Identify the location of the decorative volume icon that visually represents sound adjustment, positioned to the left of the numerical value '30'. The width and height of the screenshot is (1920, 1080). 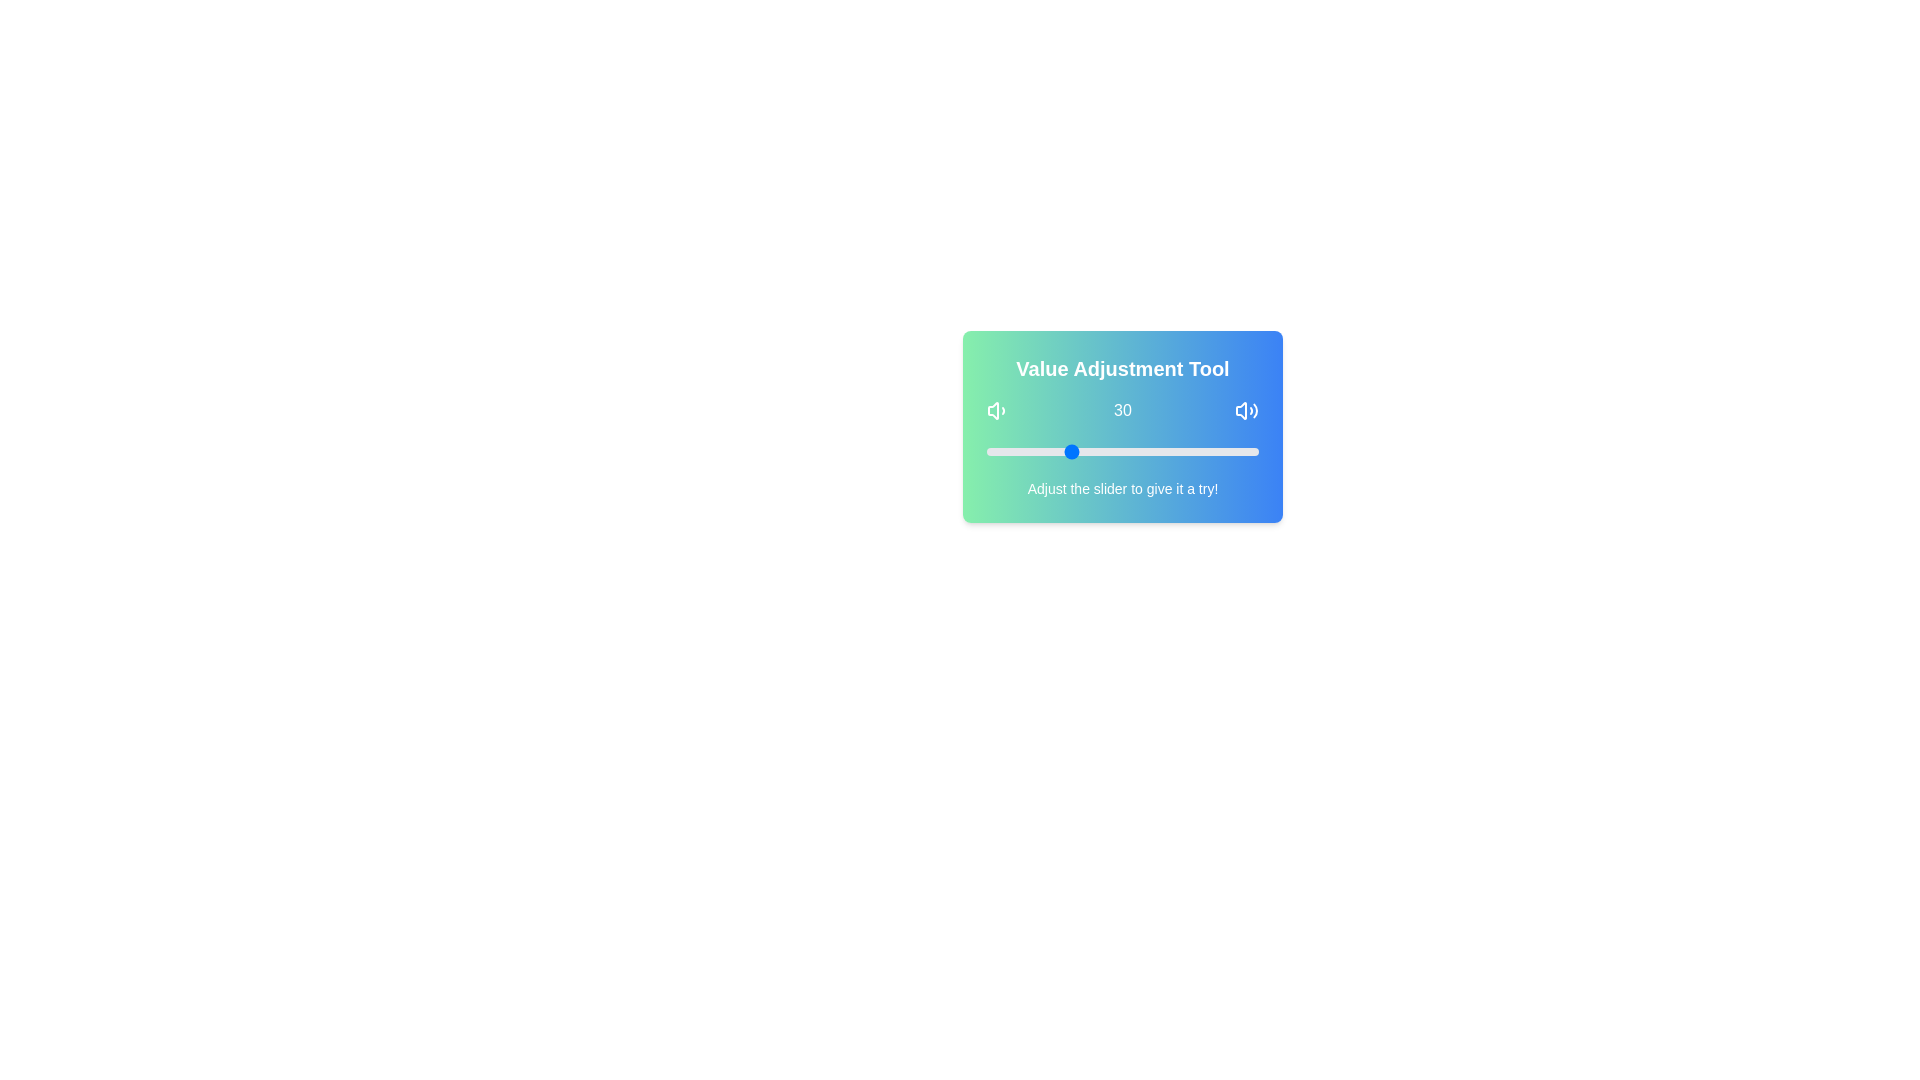
(998, 410).